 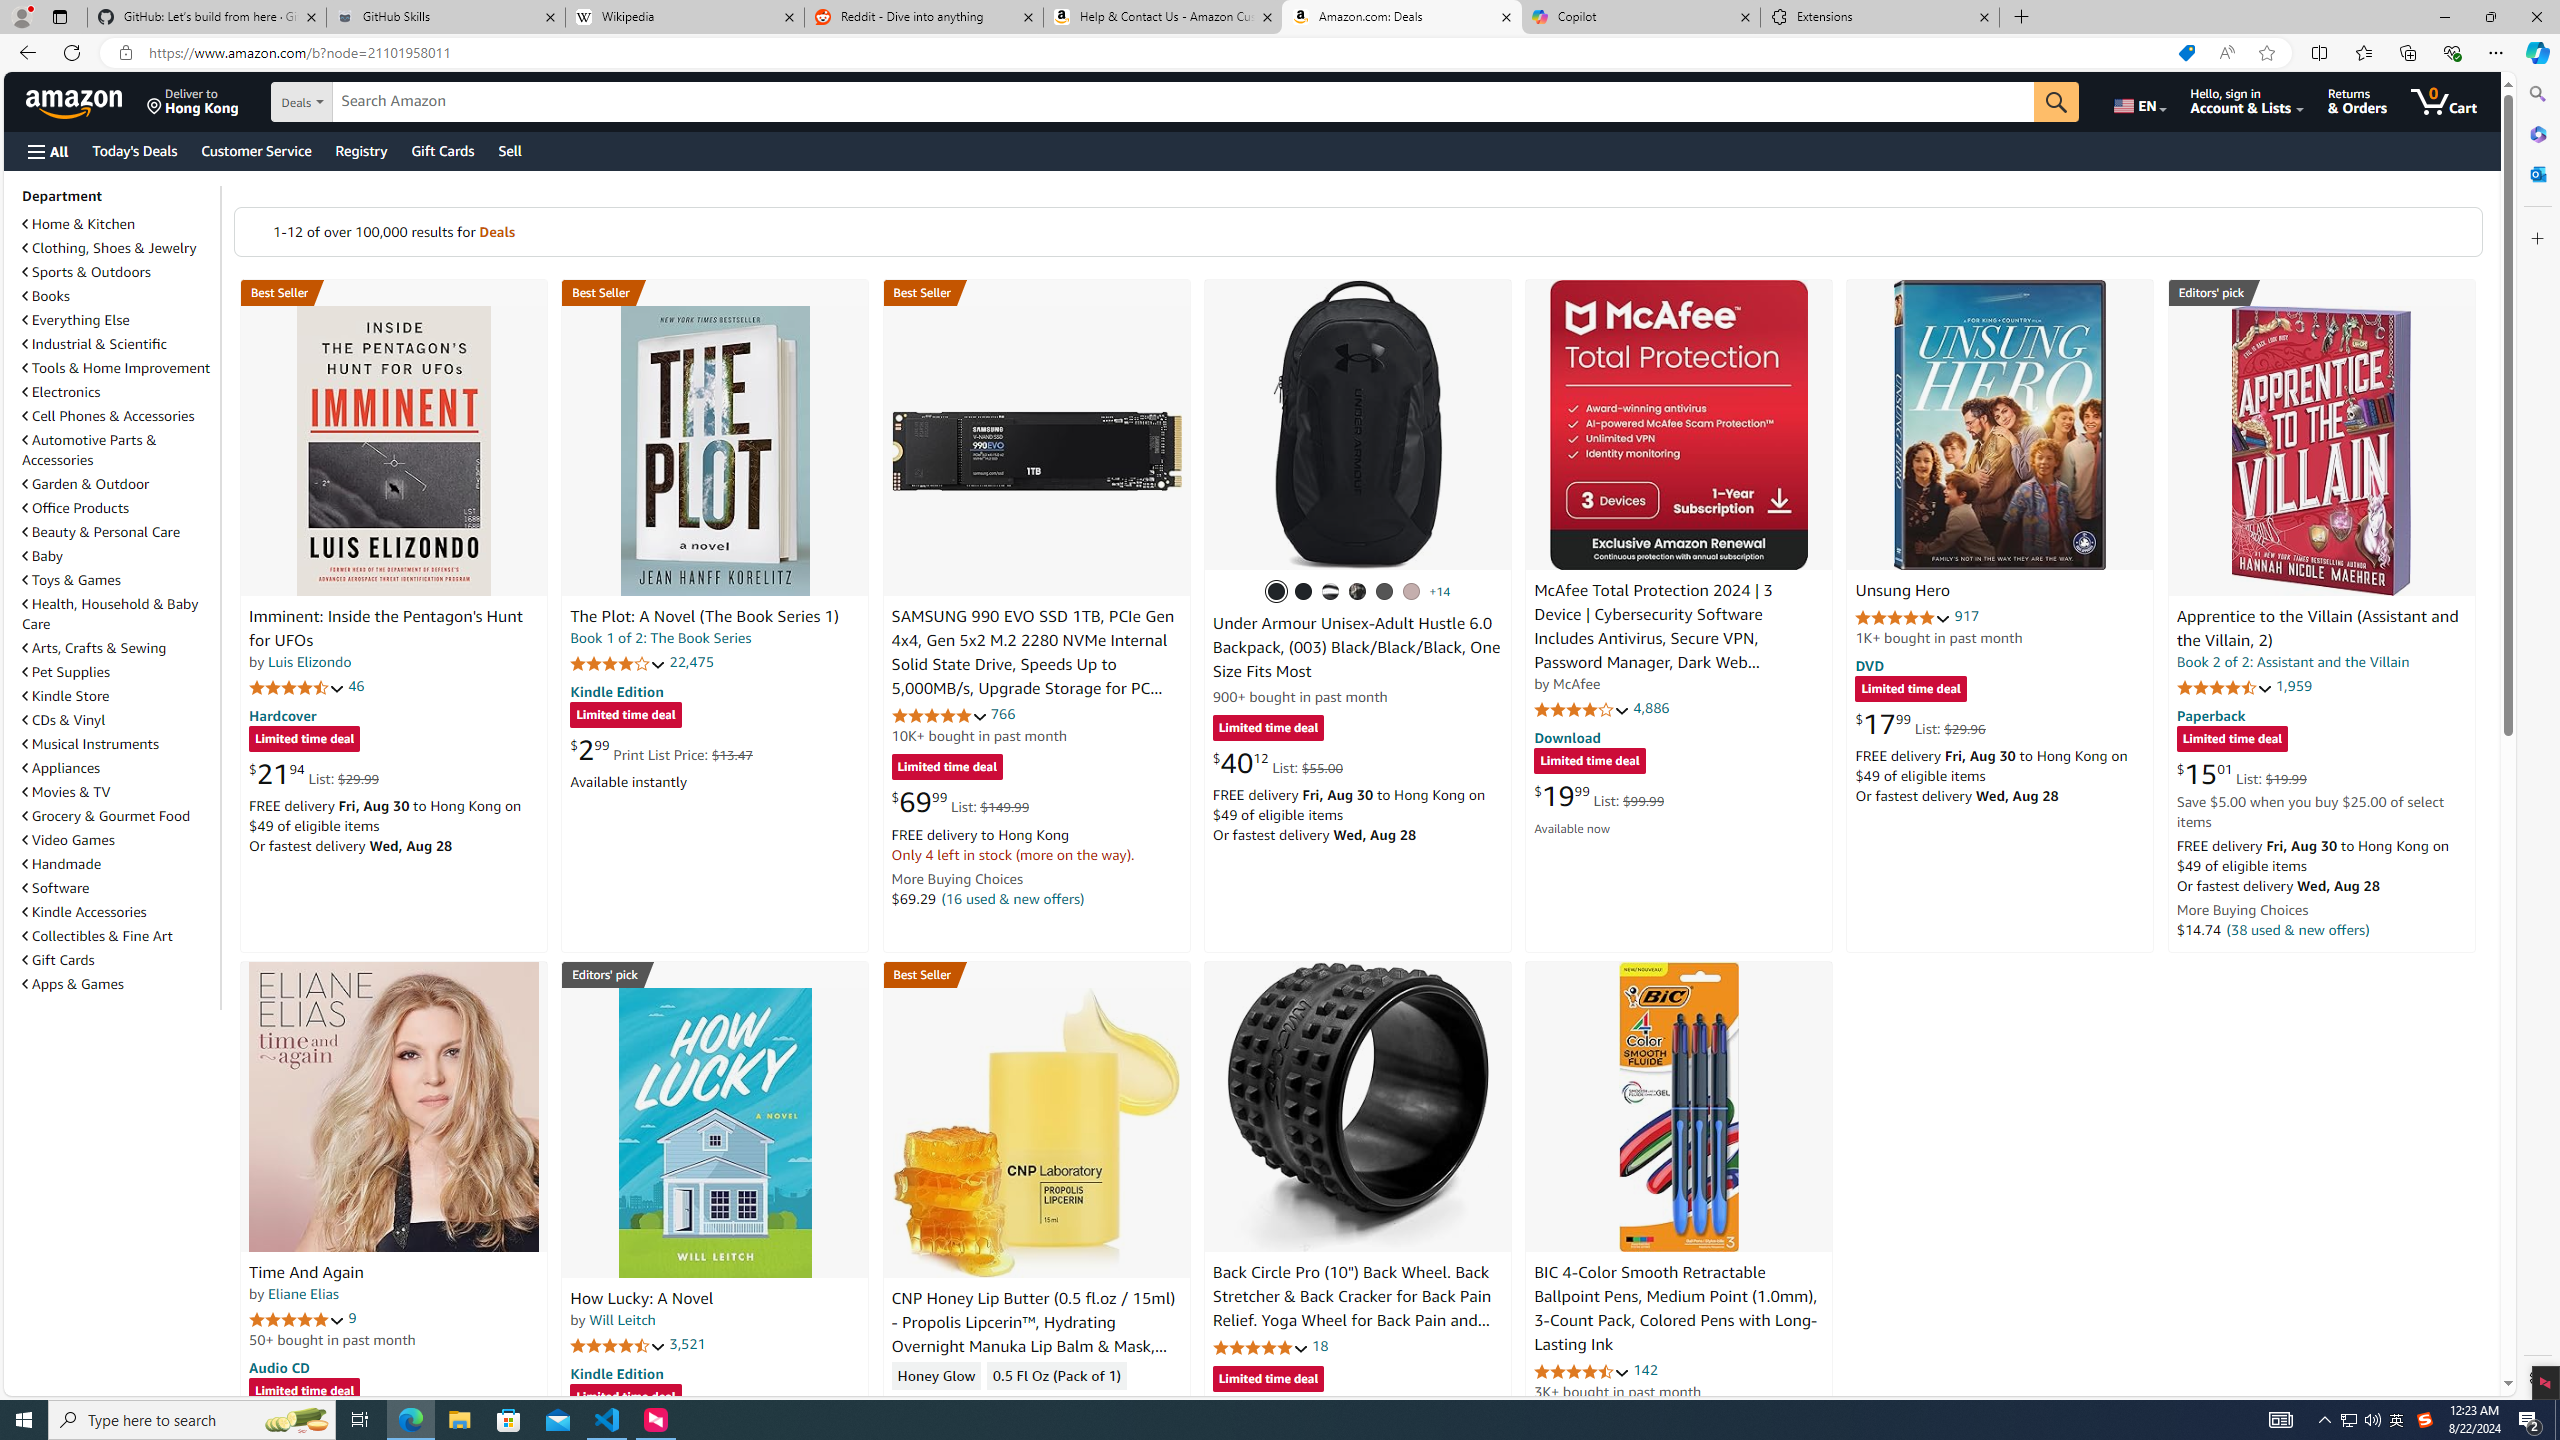 What do you see at coordinates (351, 1317) in the screenshot?
I see `'9'` at bounding box center [351, 1317].